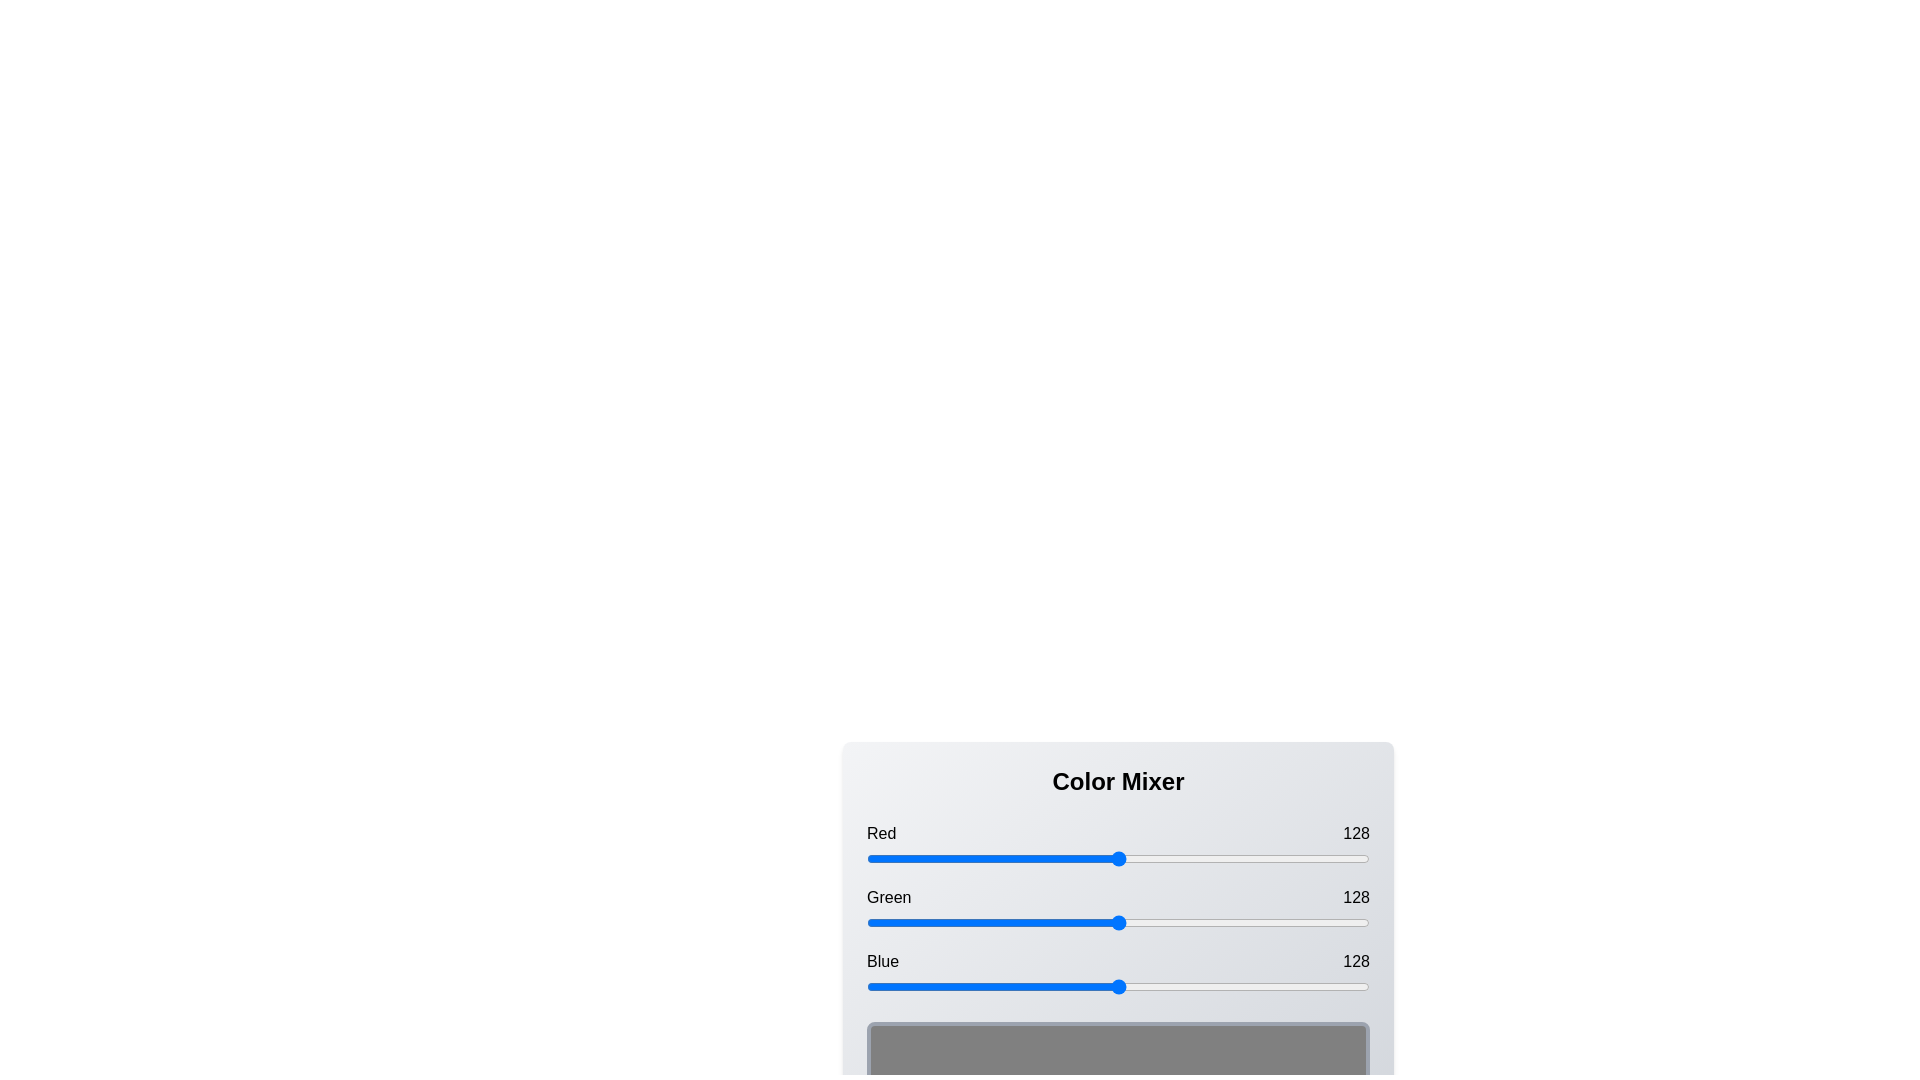 The height and width of the screenshot is (1080, 1920). What do you see at coordinates (1117, 1060) in the screenshot?
I see `the color preview box to observe the resultant color` at bounding box center [1117, 1060].